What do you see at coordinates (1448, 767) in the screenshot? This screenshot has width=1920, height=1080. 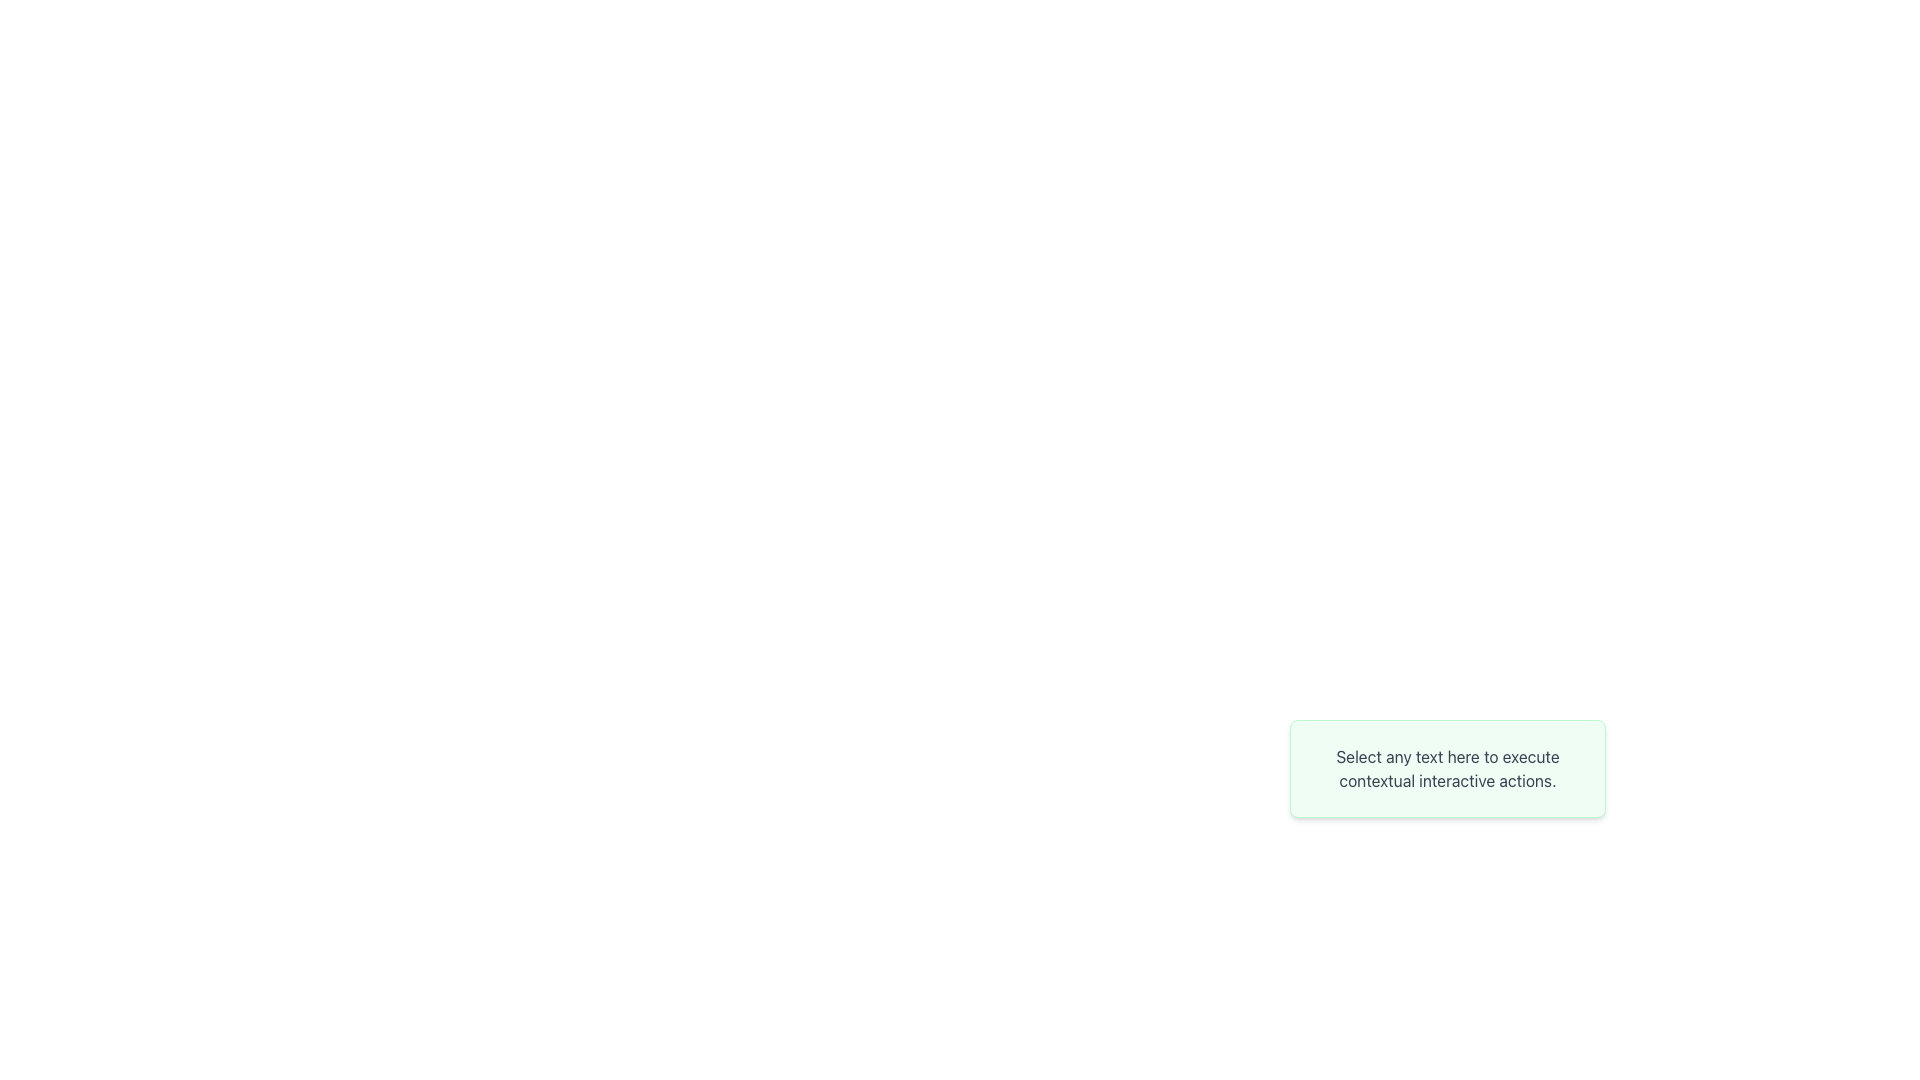 I see `the Static Information Text Block with a light green background that contains the text 'Select any text here to execute contextual interactive actions.'` at bounding box center [1448, 767].